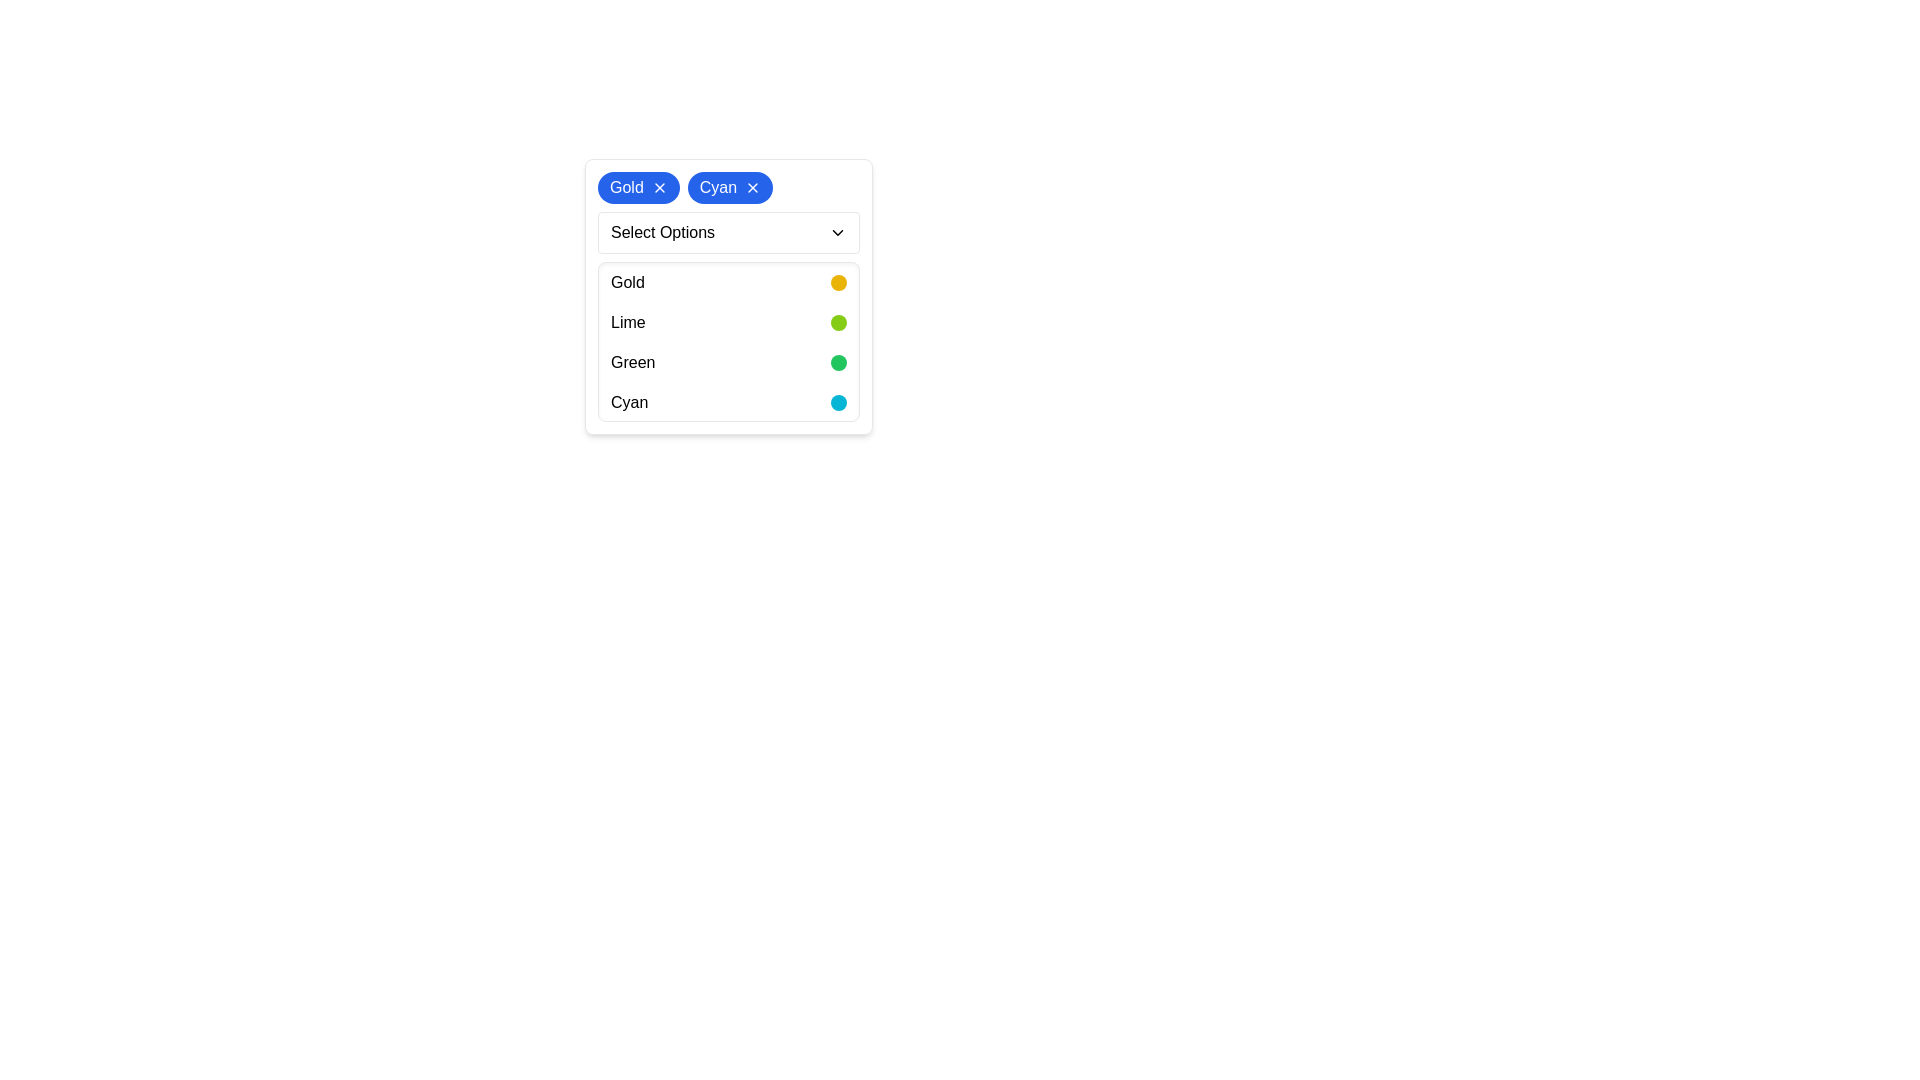 The width and height of the screenshot is (1920, 1080). I want to click on the 'Cyan' option in the dropdown menu, which is the last item below 'Green', so click(728, 402).